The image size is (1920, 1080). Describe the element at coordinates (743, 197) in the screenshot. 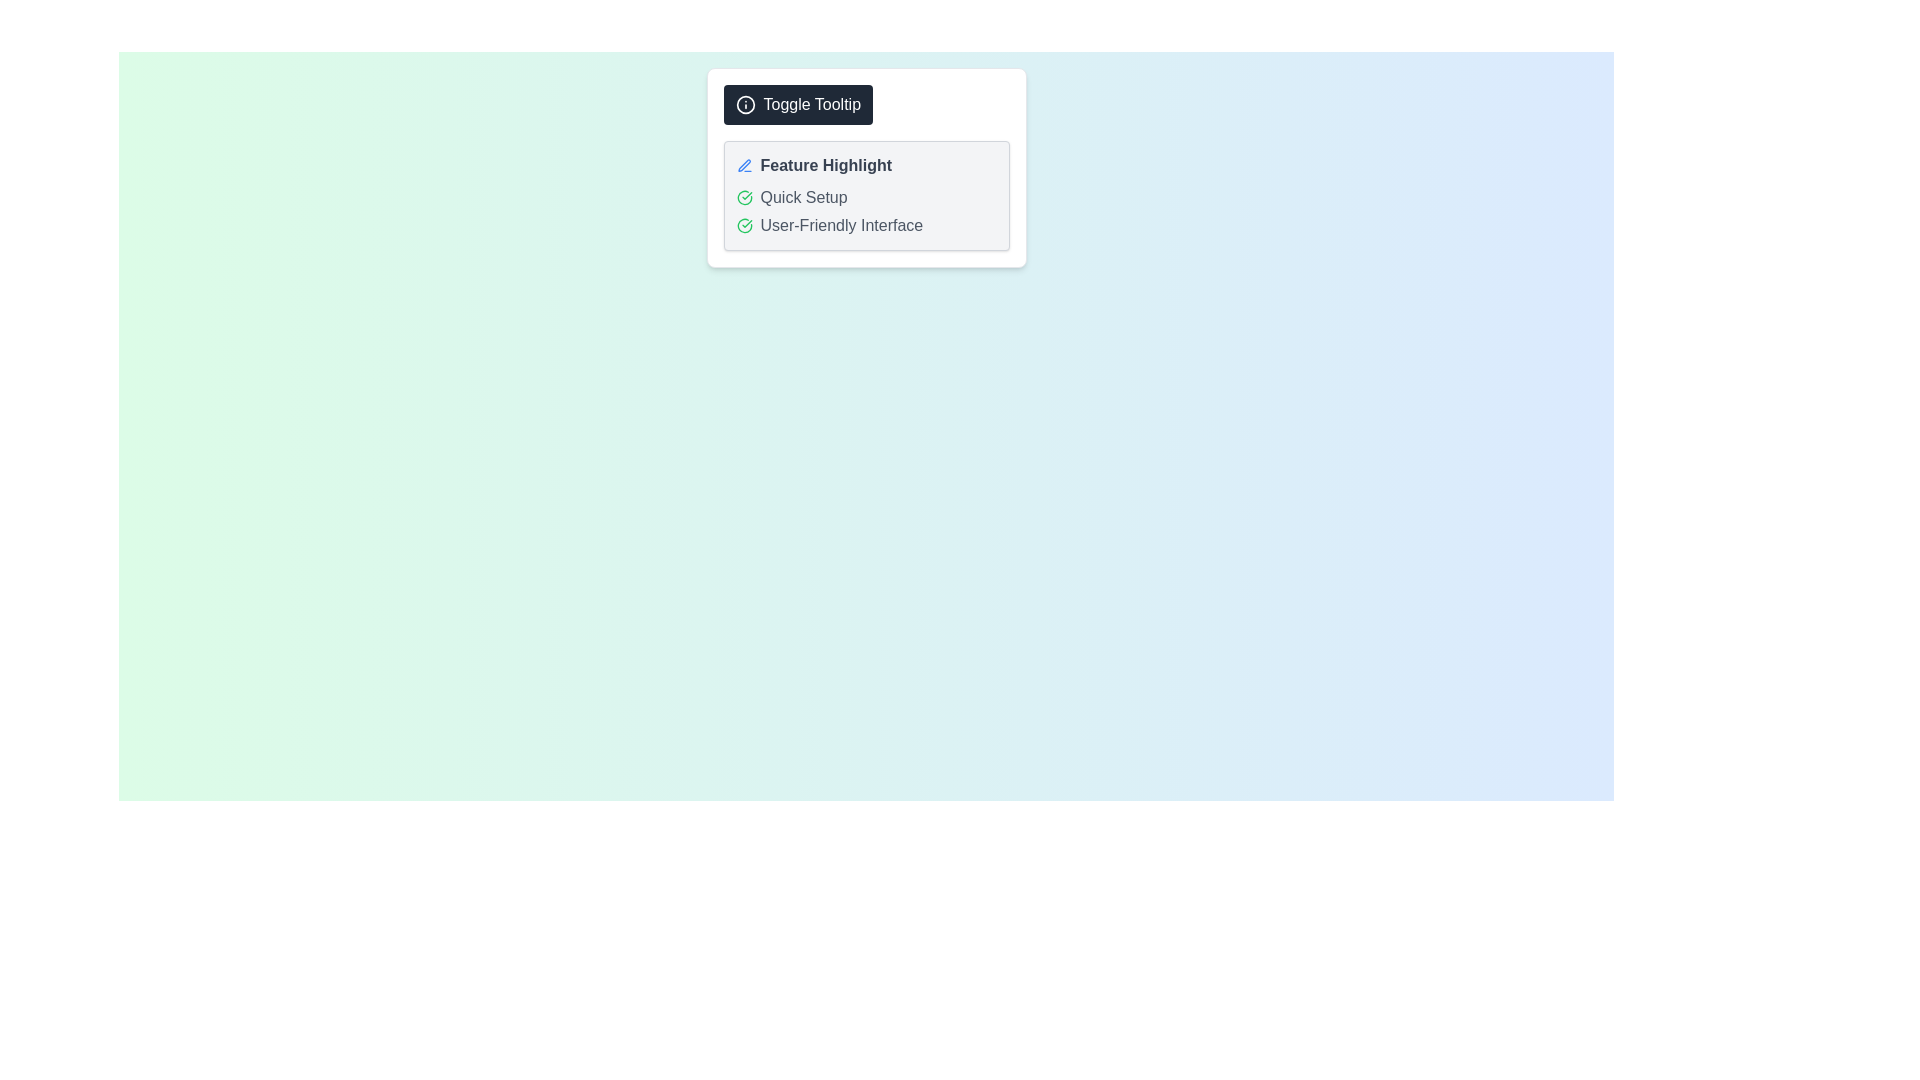

I see `the leftmost curved line of the check-mark circle icon within the SVG graphic, located above and to the right of the 'User-Friendly Interface' text` at that location.